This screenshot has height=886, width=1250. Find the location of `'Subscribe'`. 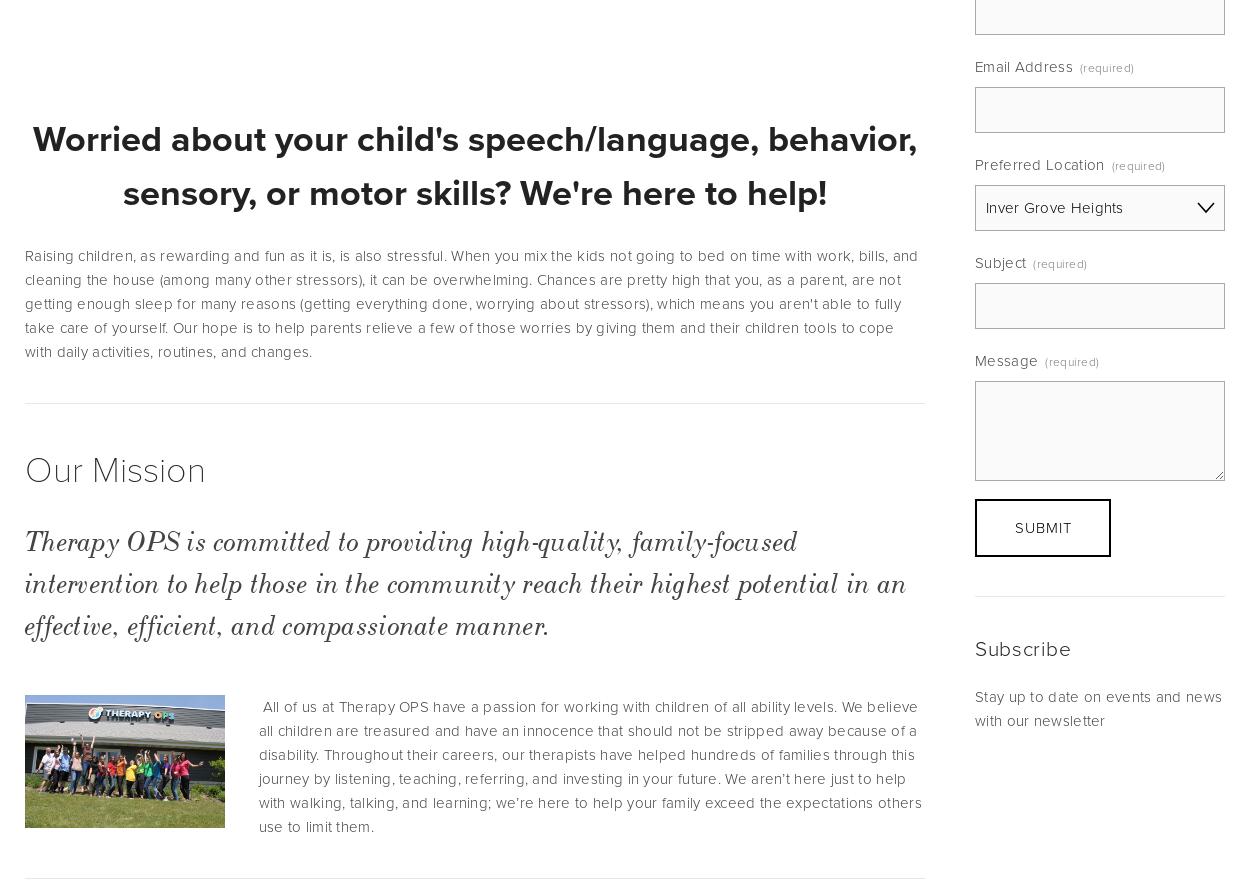

'Subscribe' is located at coordinates (1023, 647).